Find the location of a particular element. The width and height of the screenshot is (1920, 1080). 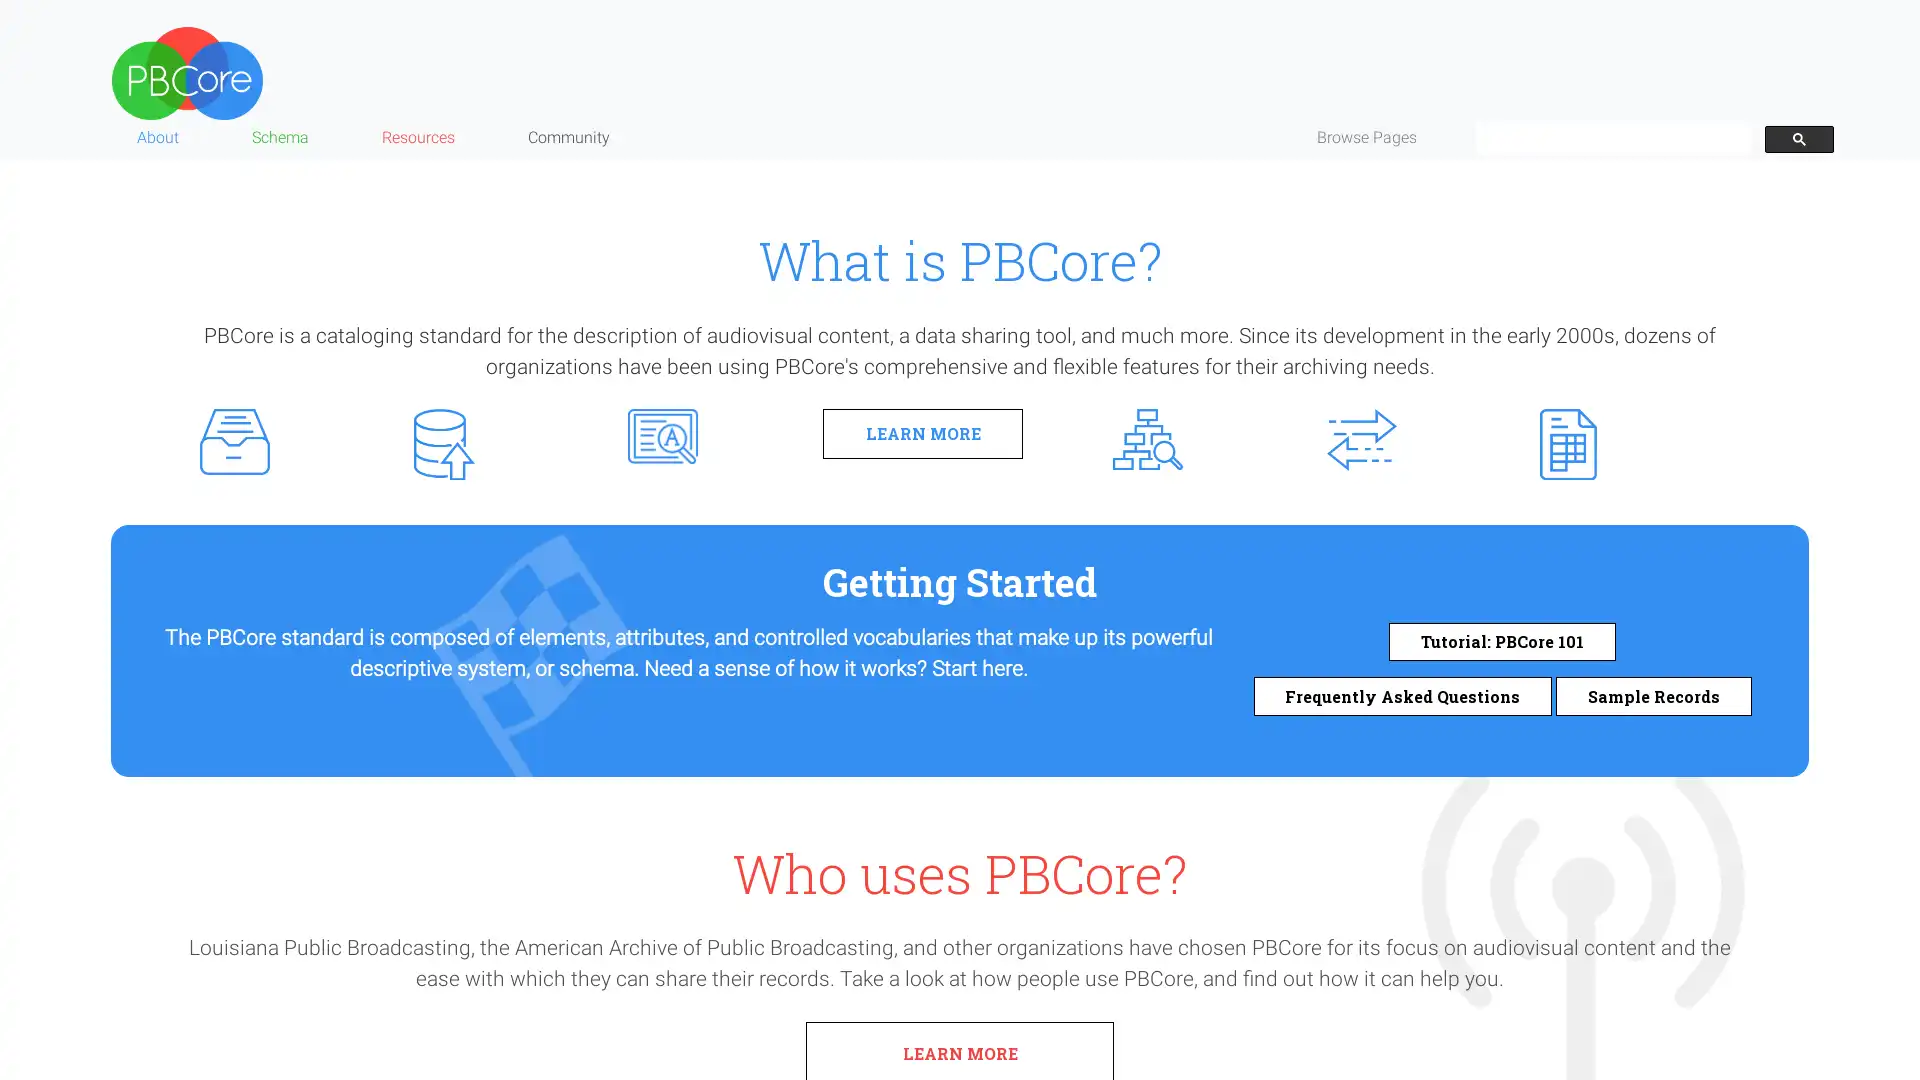

Tutorial: PBCore 101 is located at coordinates (1502, 641).